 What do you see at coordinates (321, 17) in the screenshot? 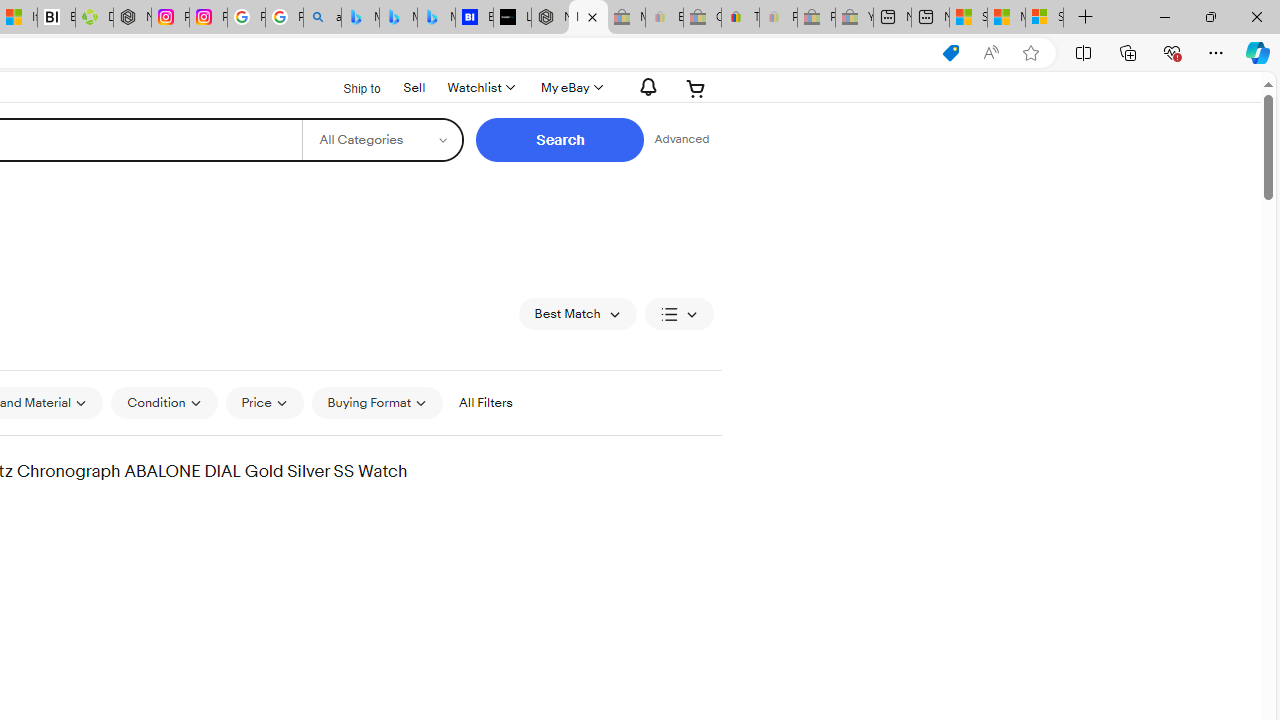
I see `'alabama high school quarterback dies - Search'` at bounding box center [321, 17].